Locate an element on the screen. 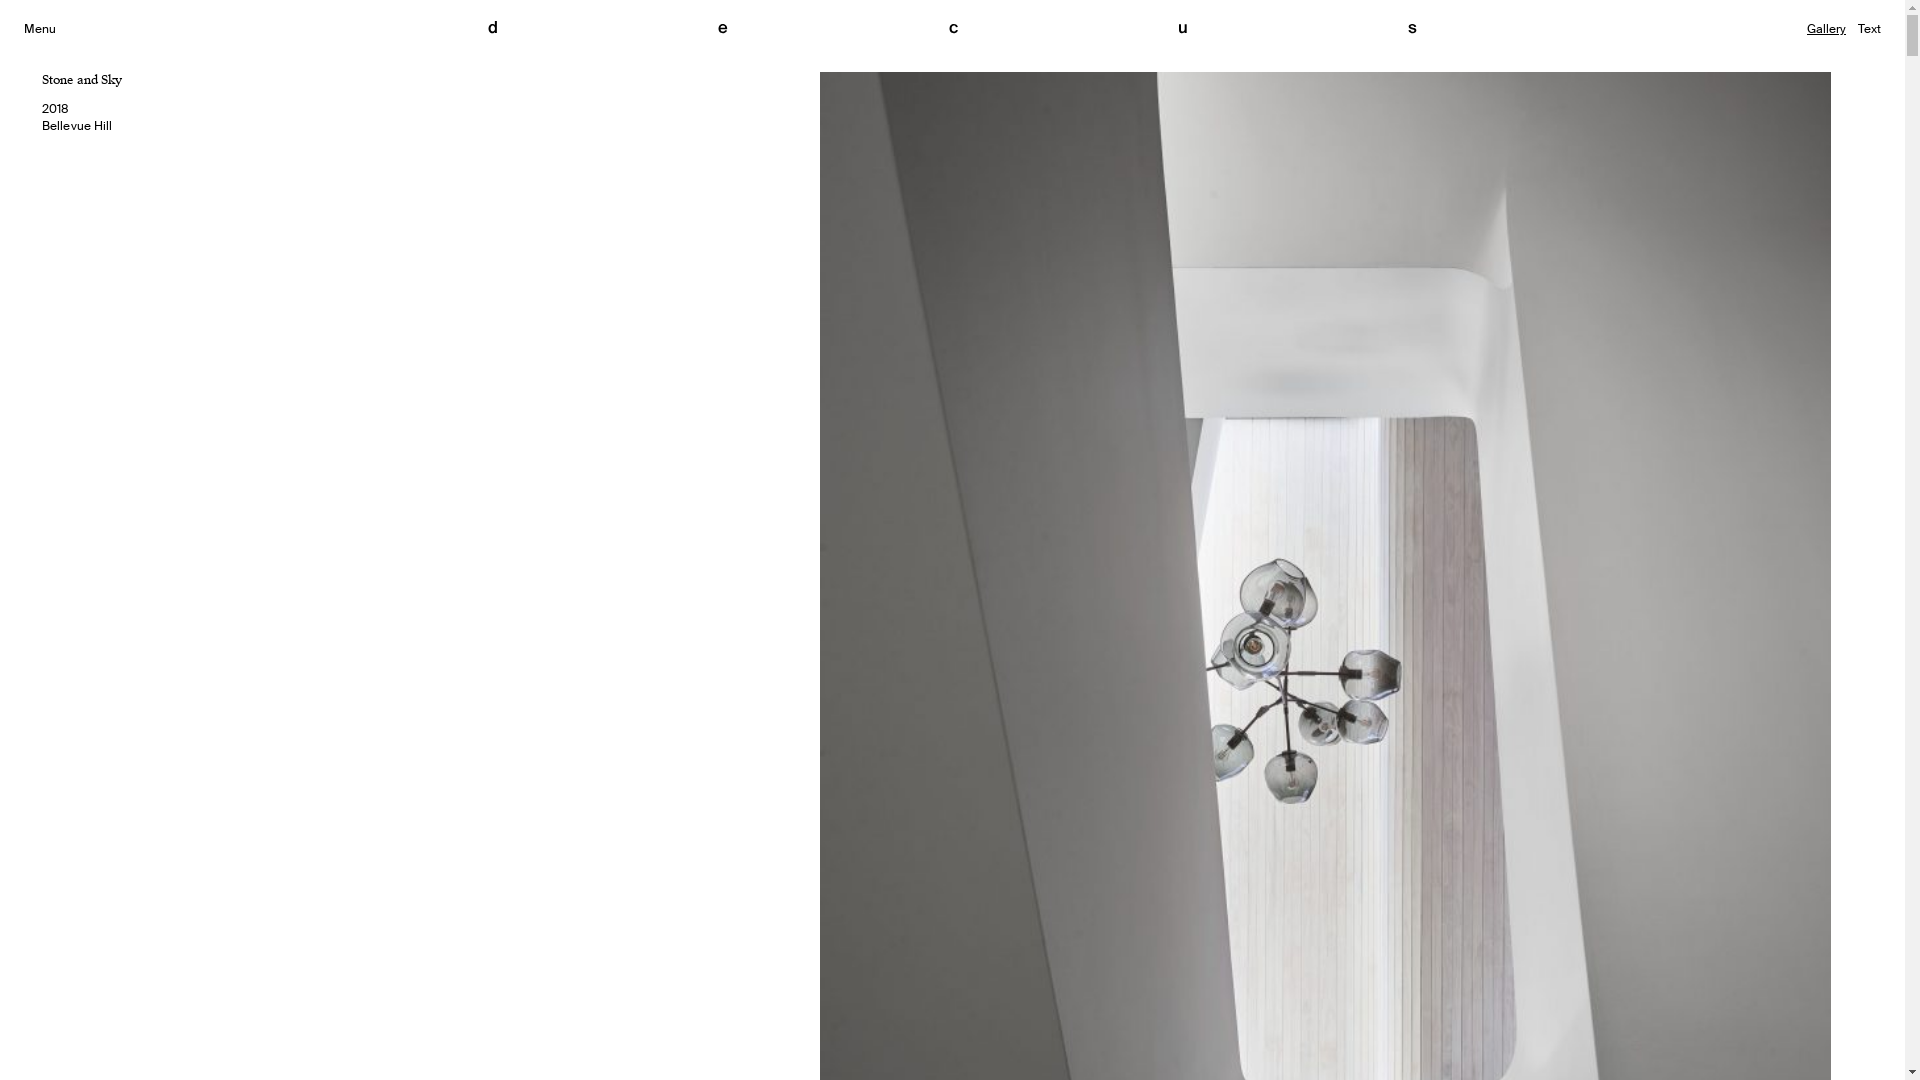 Image resolution: width=1920 pixels, height=1080 pixels. 'Gallery' is located at coordinates (1826, 29).